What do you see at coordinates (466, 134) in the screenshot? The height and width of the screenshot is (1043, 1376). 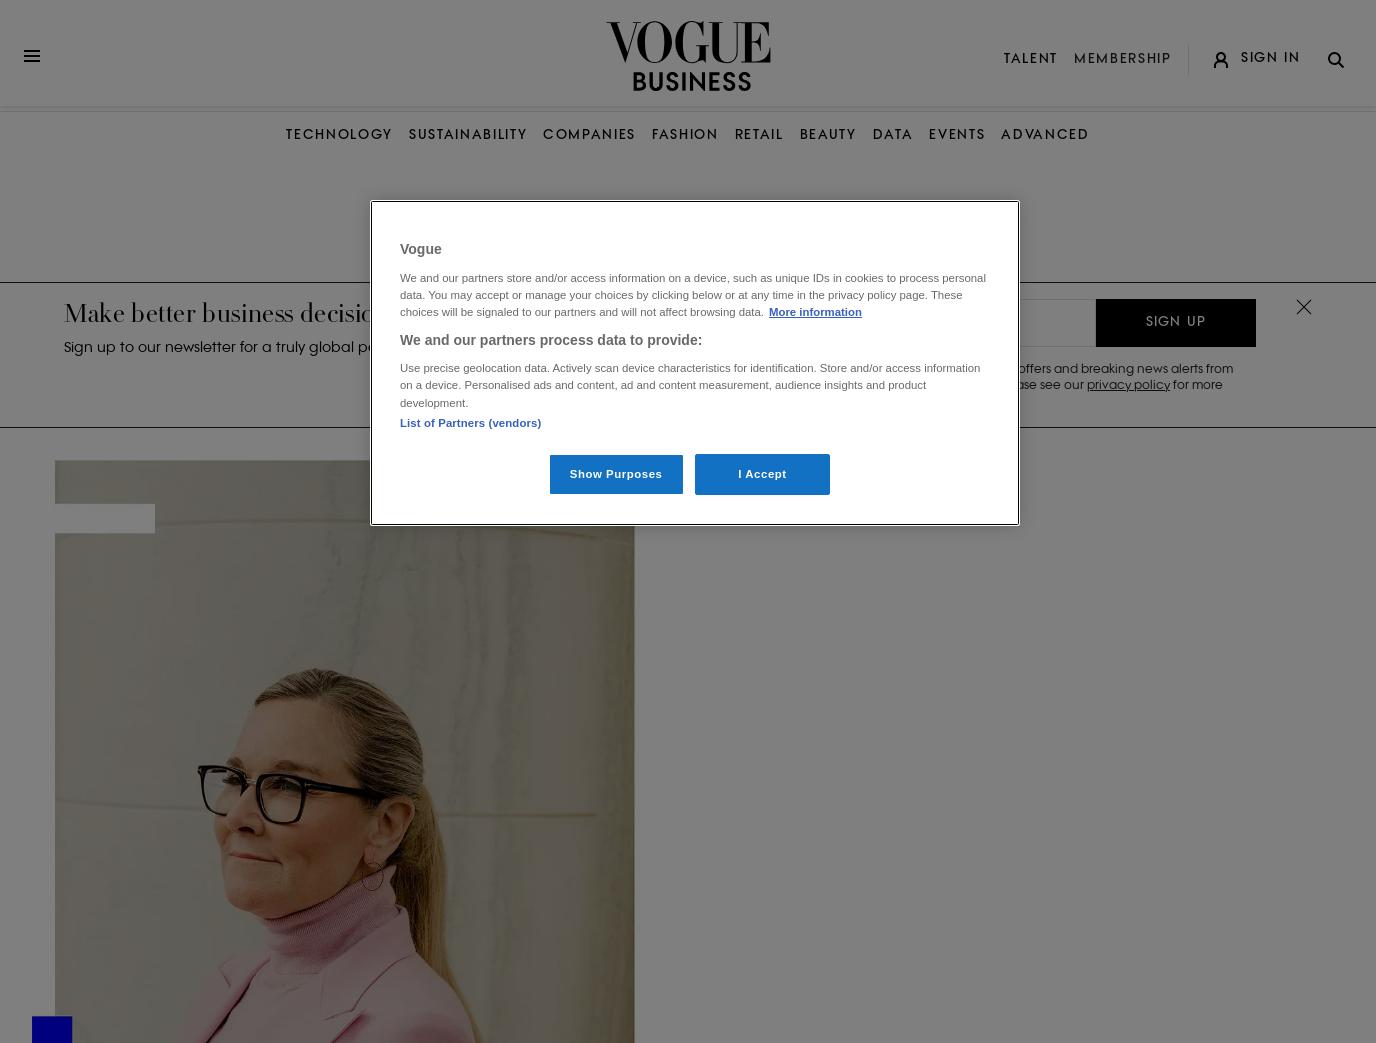 I see `'Sustainability'` at bounding box center [466, 134].